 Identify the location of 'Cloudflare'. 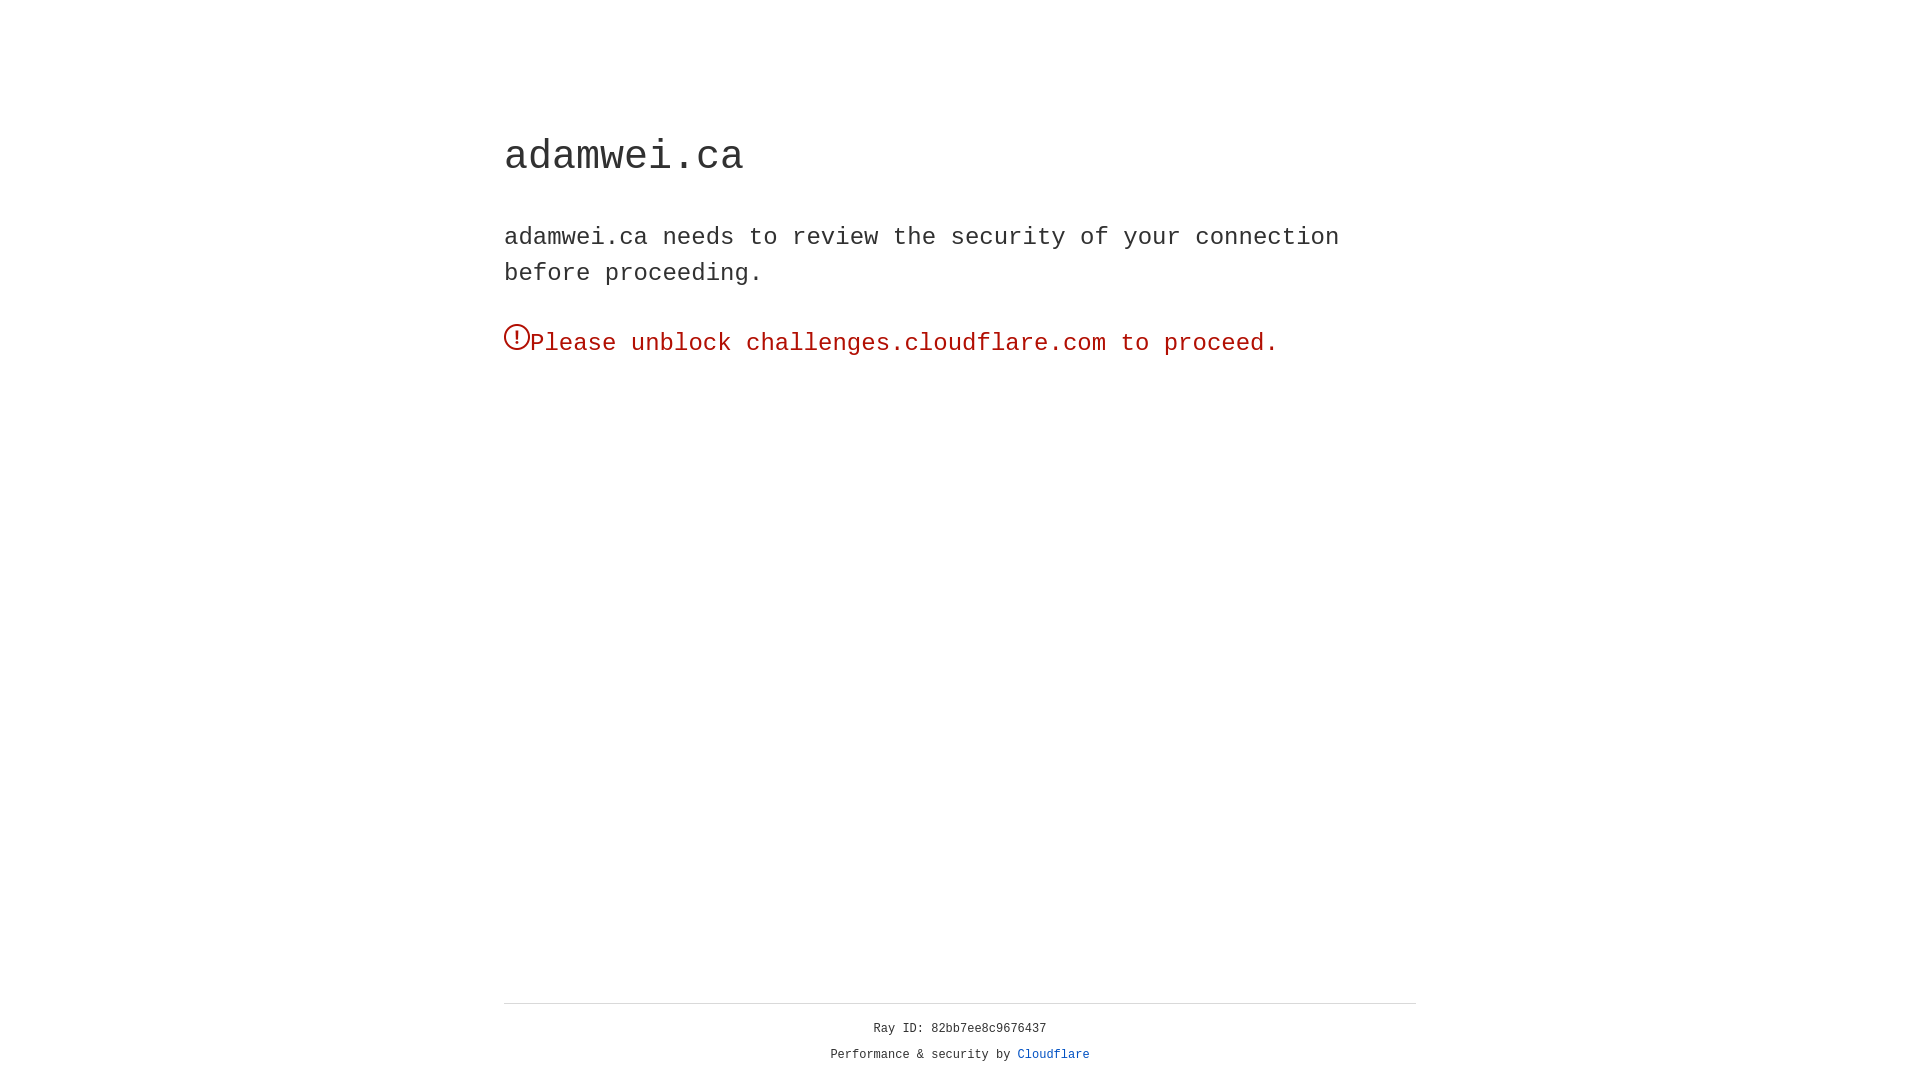
(1053, 1054).